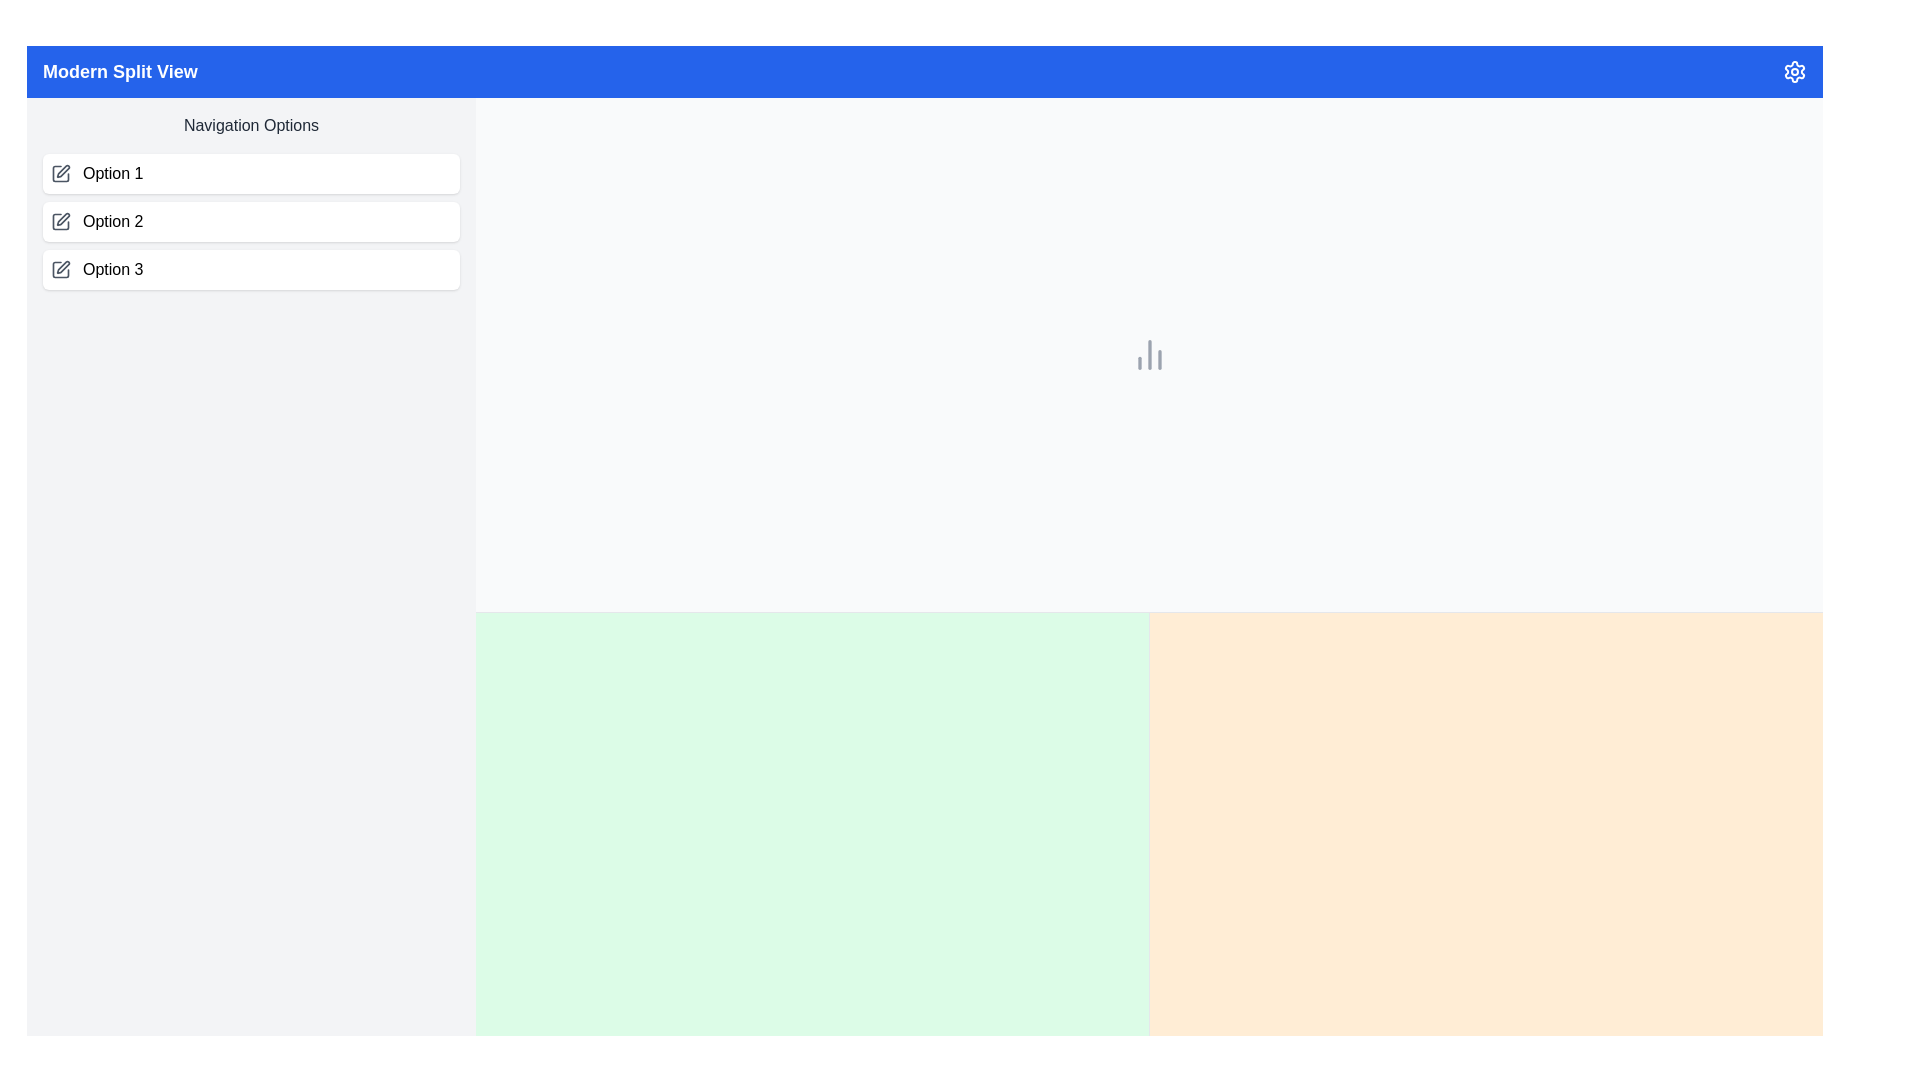  I want to click on the 'Option 3' button in the left-side navigation panel, so click(250, 270).